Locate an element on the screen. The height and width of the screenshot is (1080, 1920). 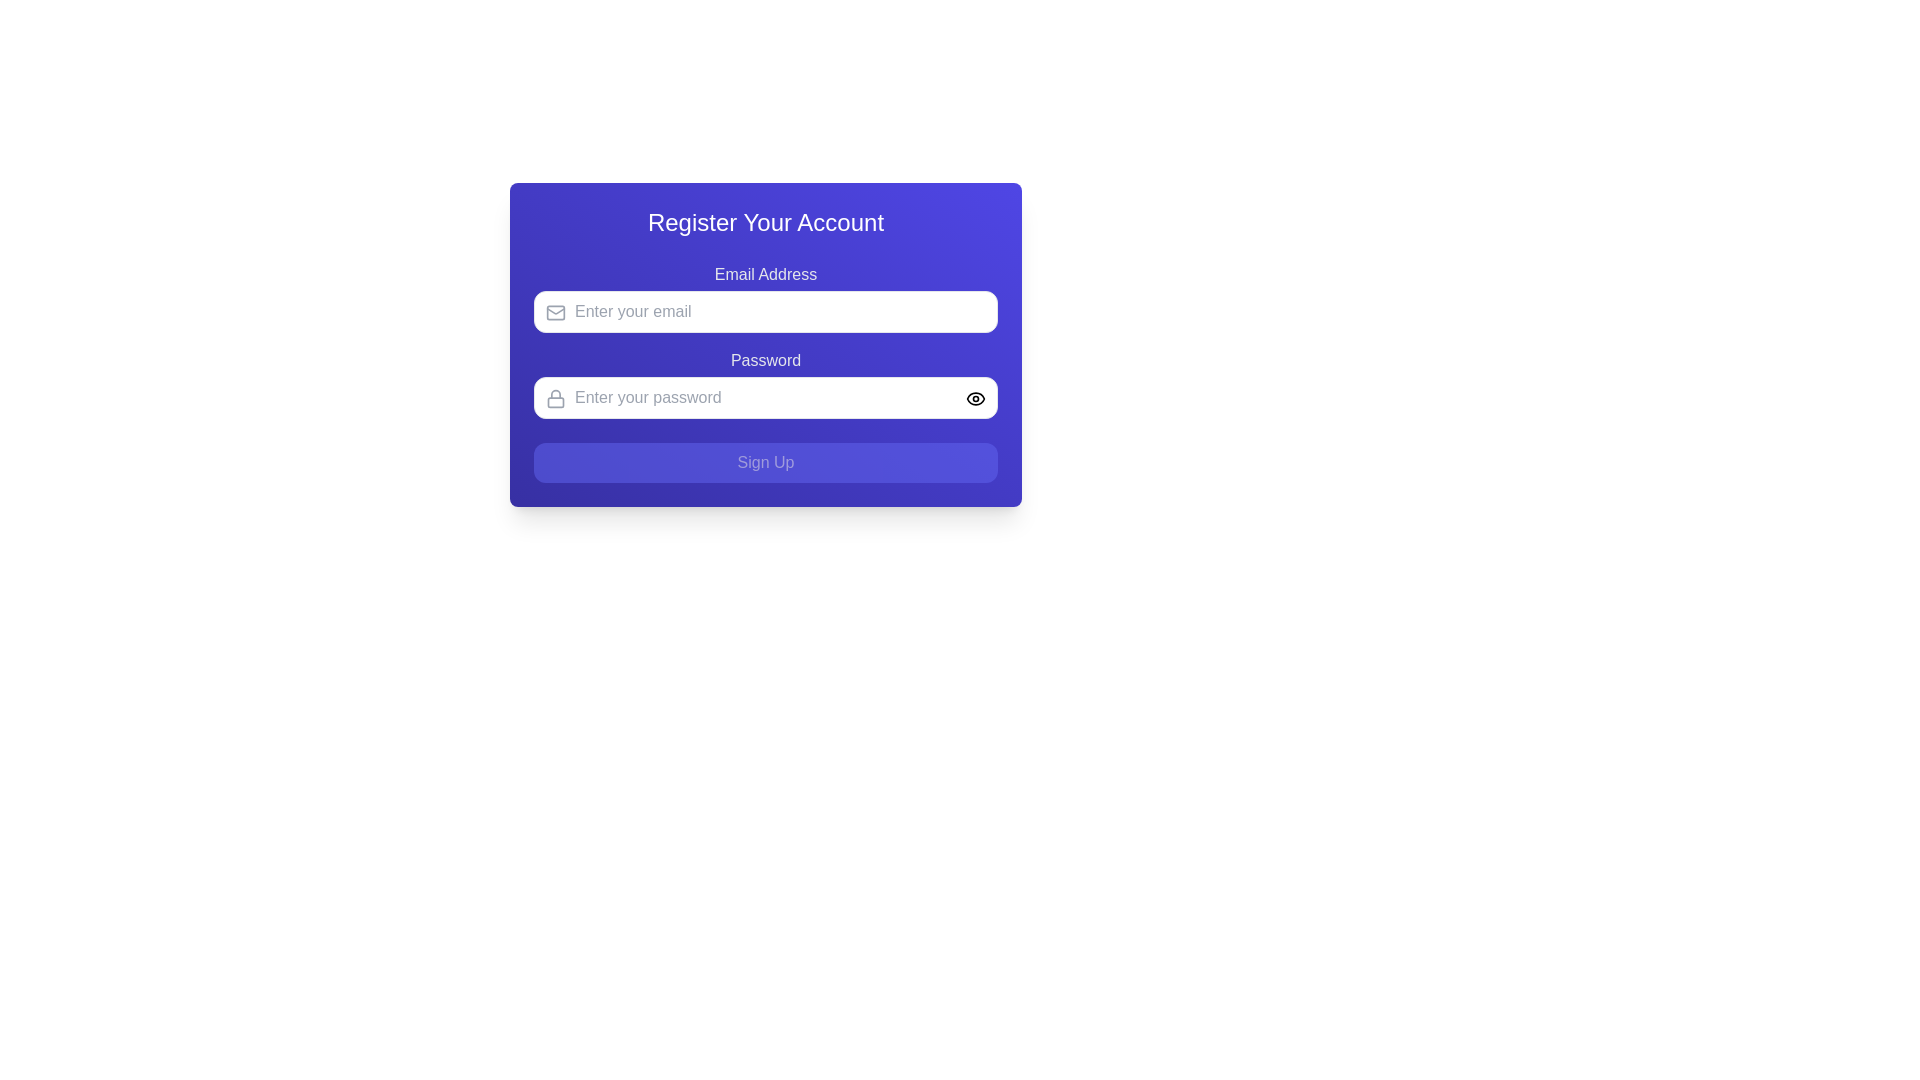
the lower rectangular part of the lock icon, which represents security and is located to the left of the 'Password' input field is located at coordinates (556, 401).